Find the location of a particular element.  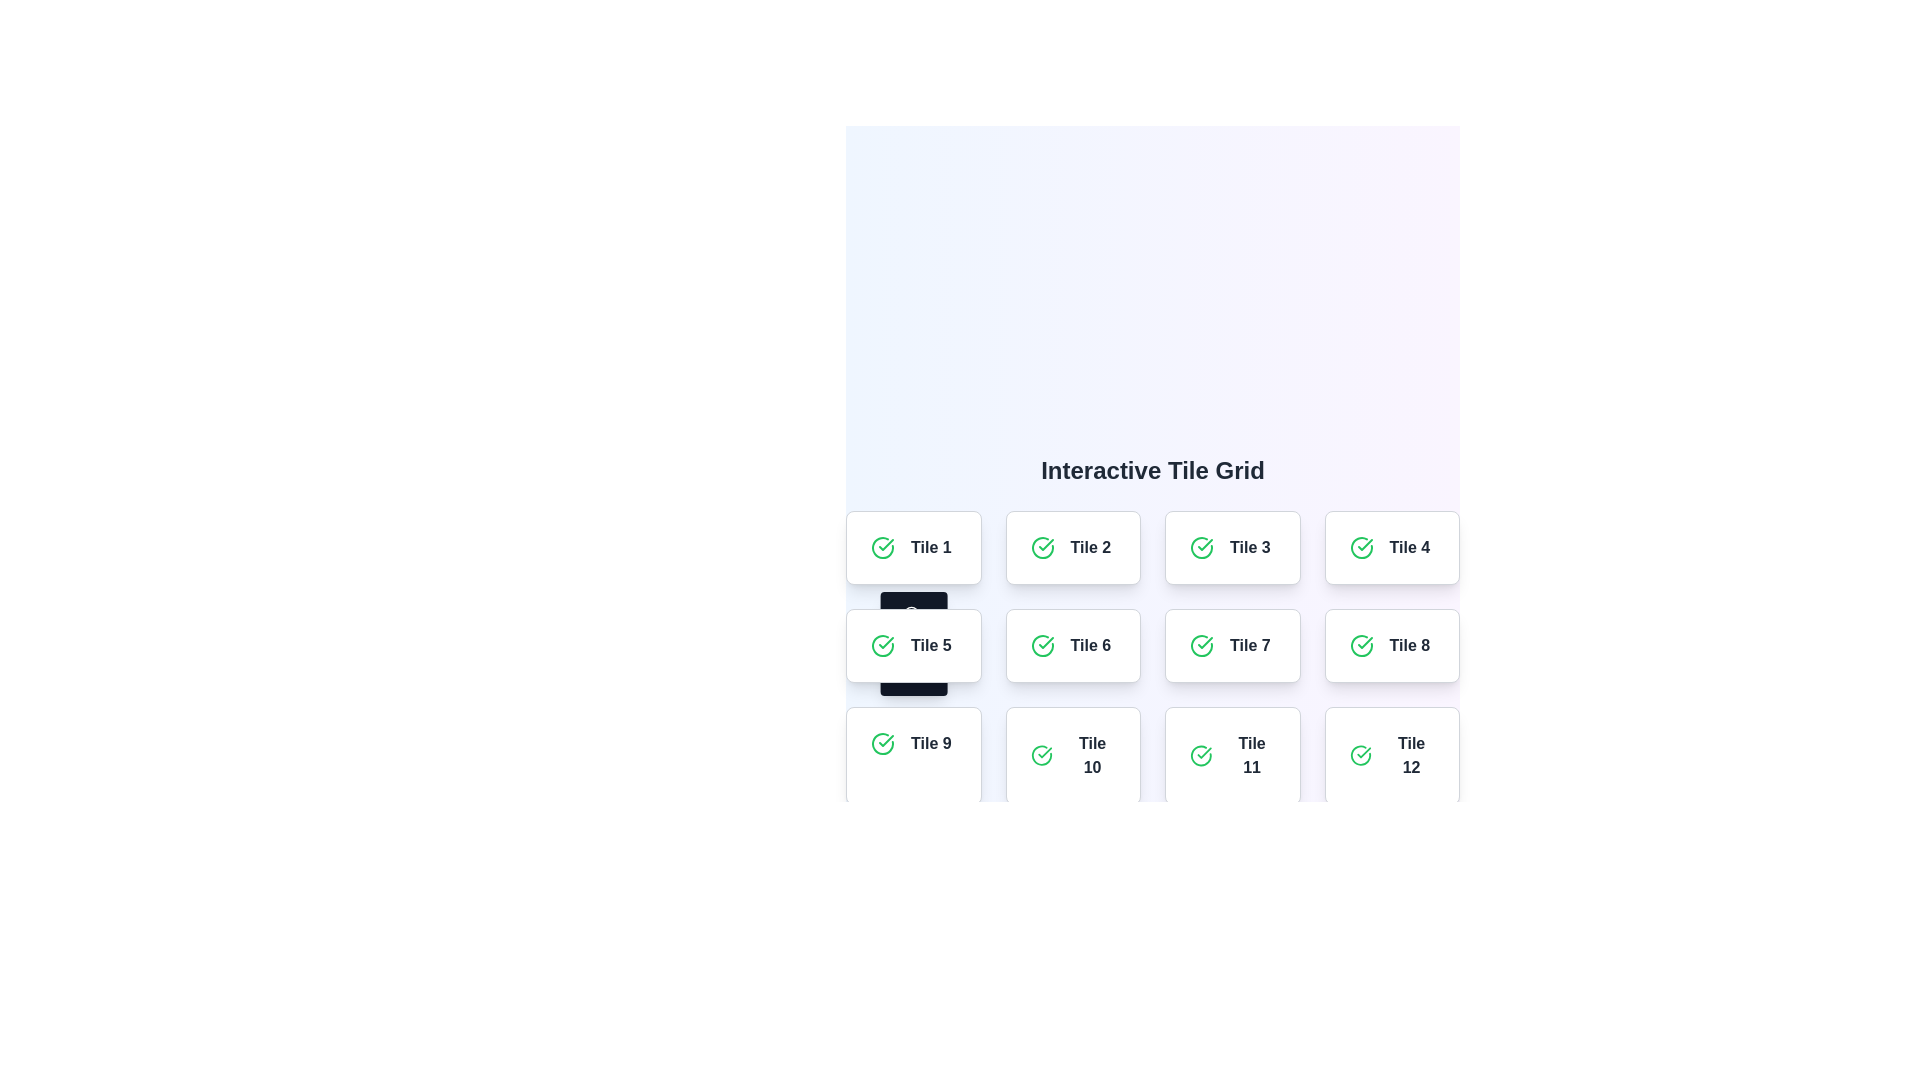

'Tile 11', which is the third tile in the third row of a grid layout, to activate hover effects is located at coordinates (1231, 756).